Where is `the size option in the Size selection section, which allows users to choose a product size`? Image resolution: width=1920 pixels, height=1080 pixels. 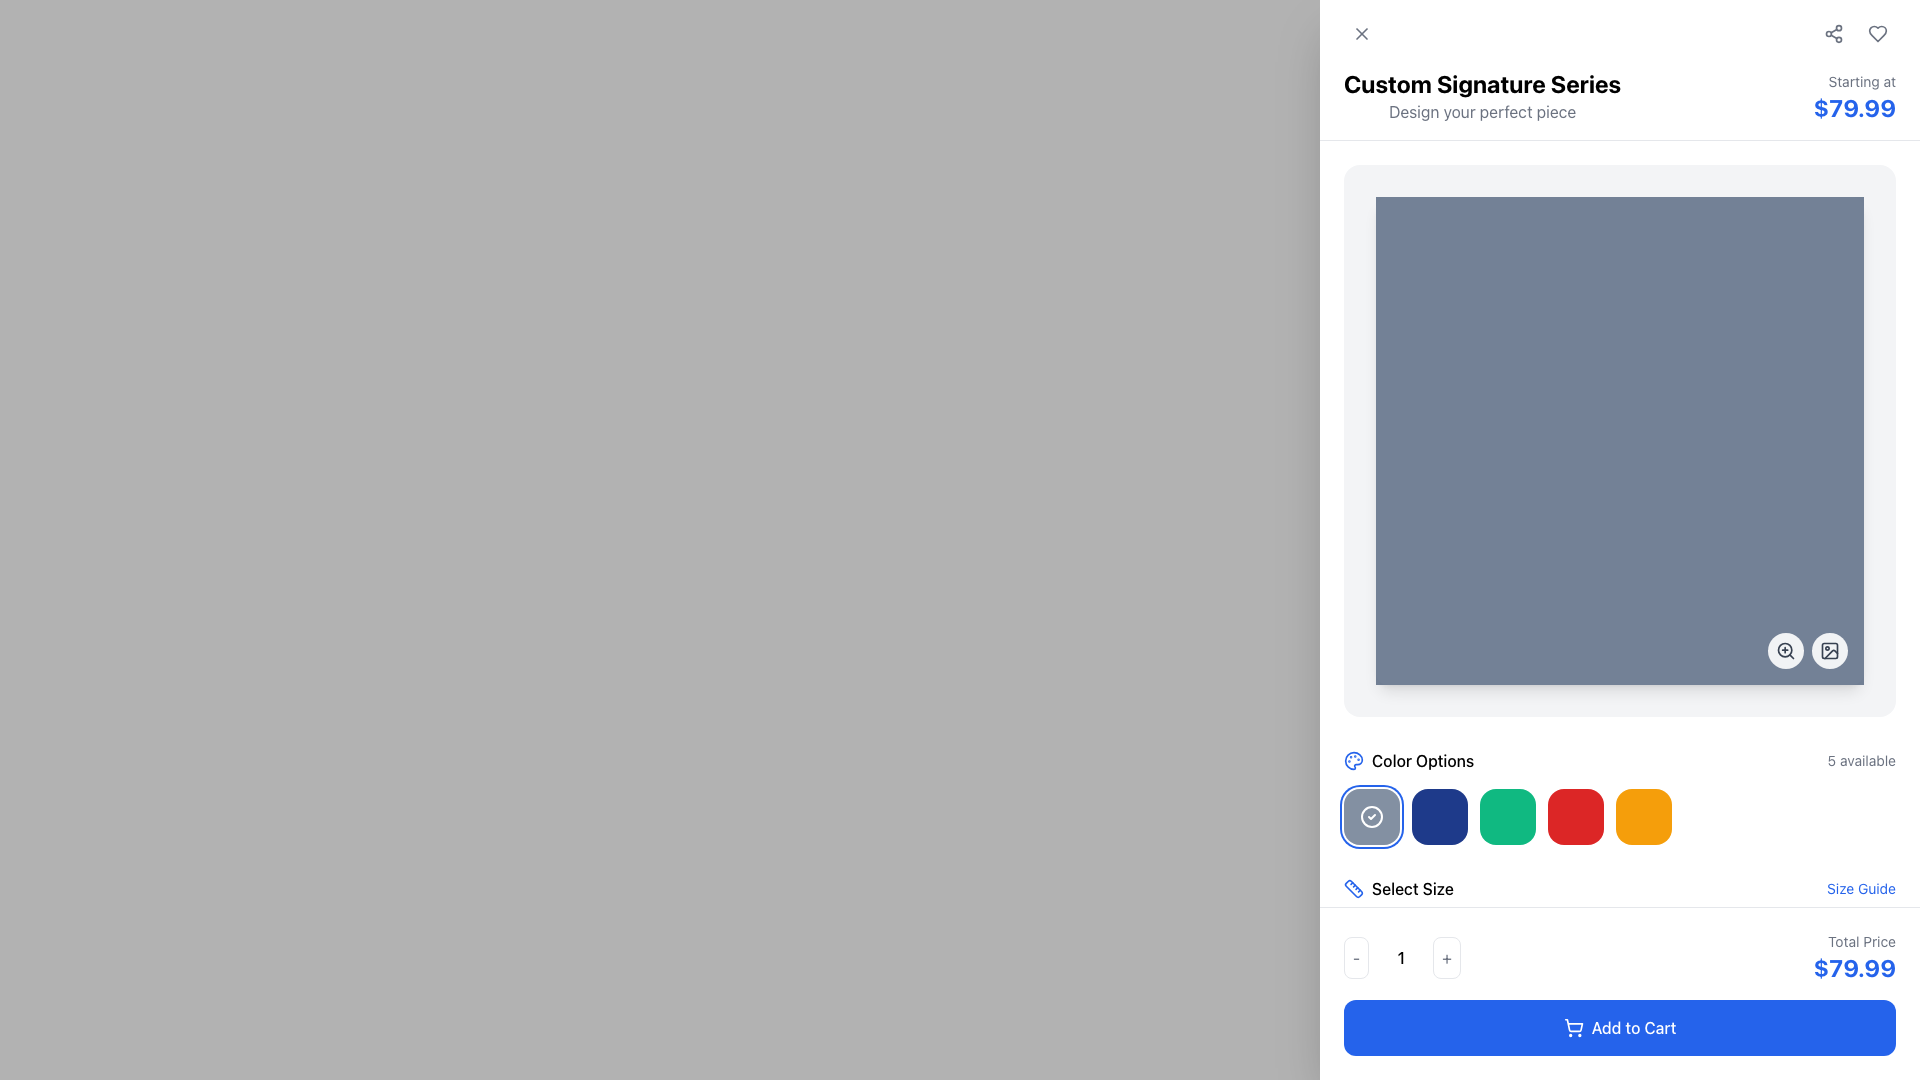
the size option in the Size selection section, which allows users to choose a product size is located at coordinates (1620, 921).